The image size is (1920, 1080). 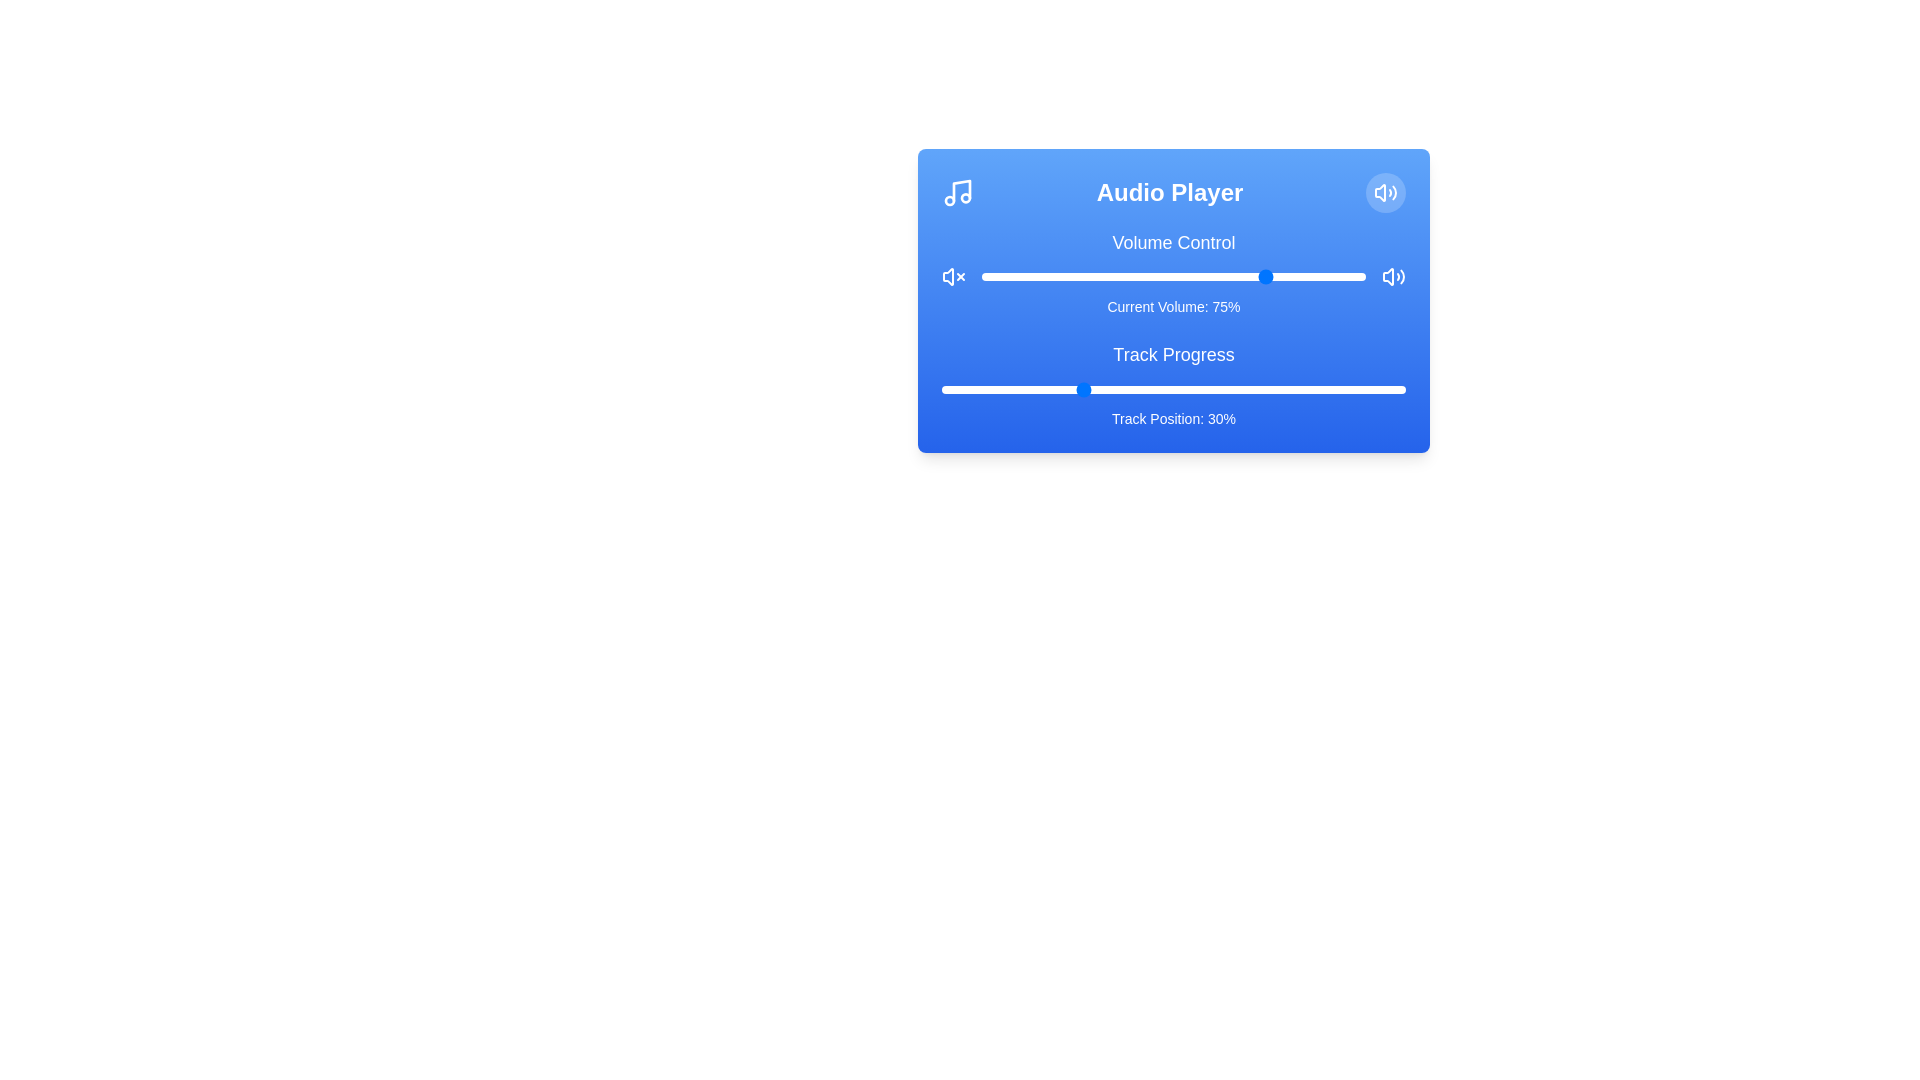 What do you see at coordinates (1032, 273) in the screenshot?
I see `volume` at bounding box center [1032, 273].